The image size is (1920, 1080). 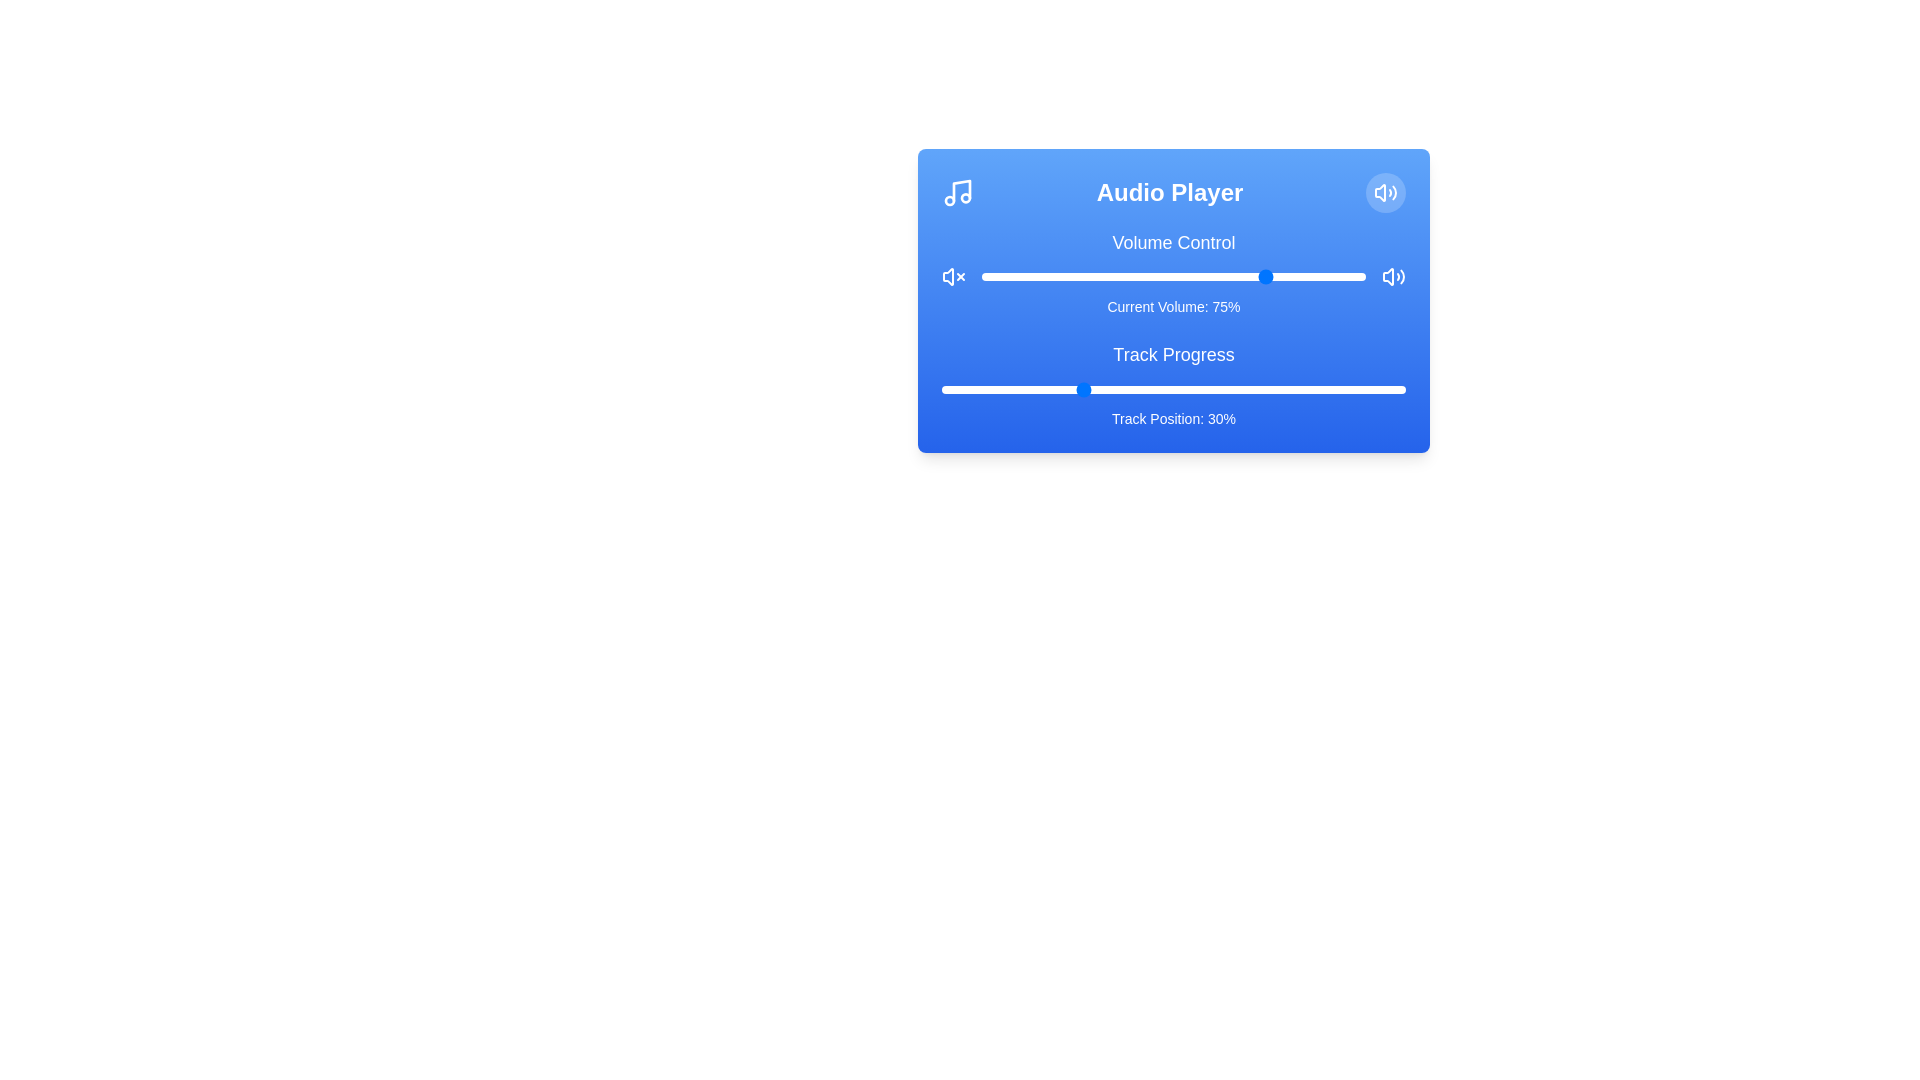 What do you see at coordinates (1032, 273) in the screenshot?
I see `volume` at bounding box center [1032, 273].